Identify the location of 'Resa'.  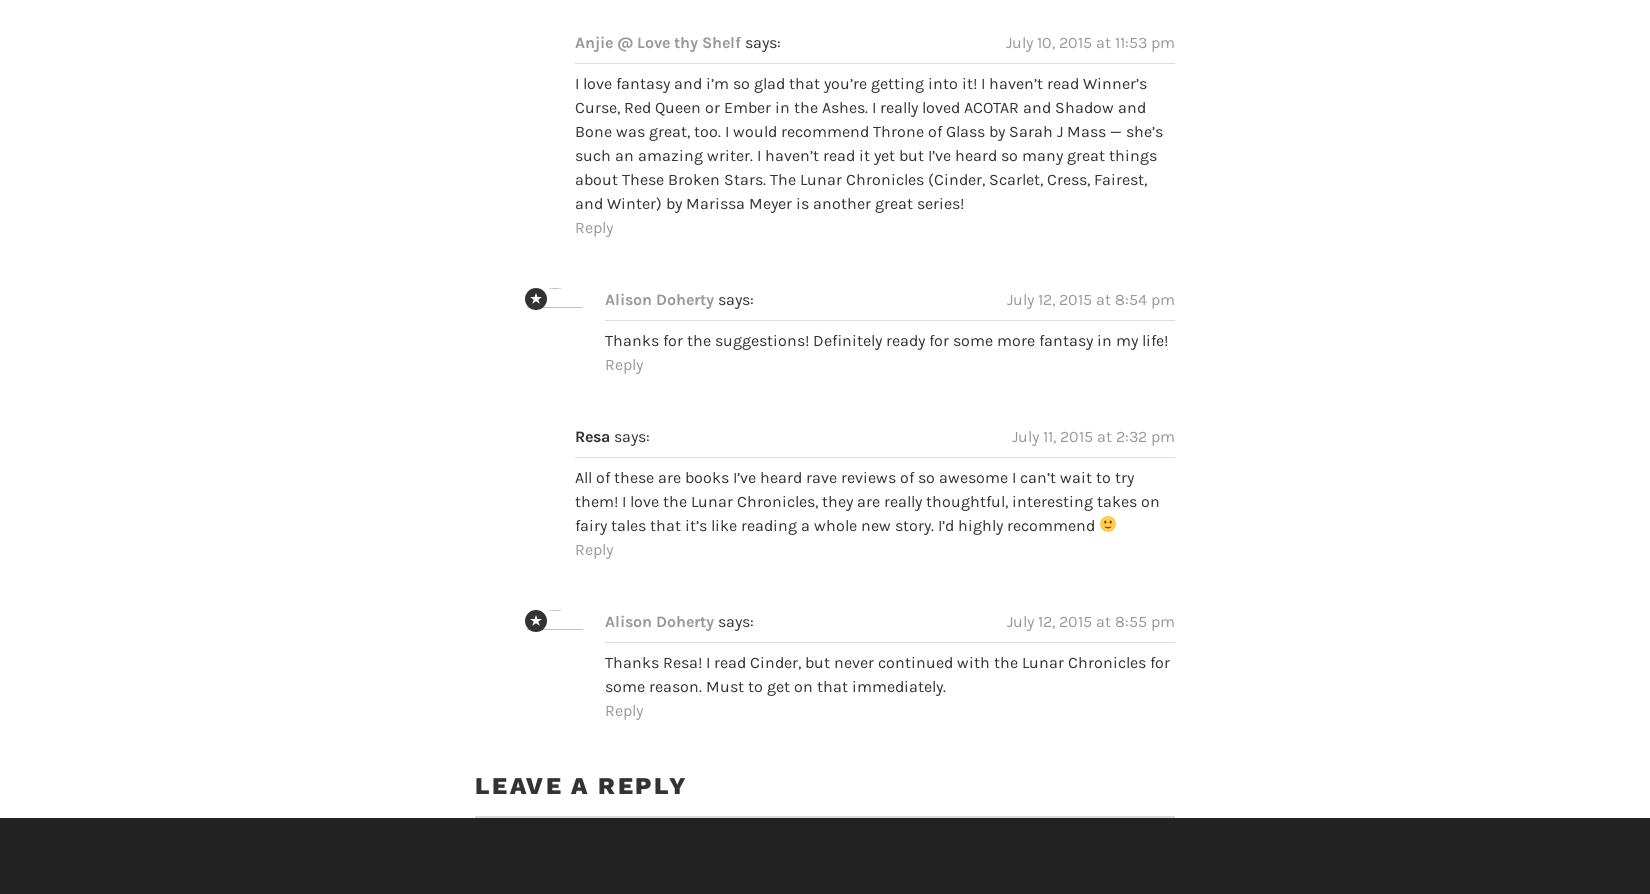
(574, 397).